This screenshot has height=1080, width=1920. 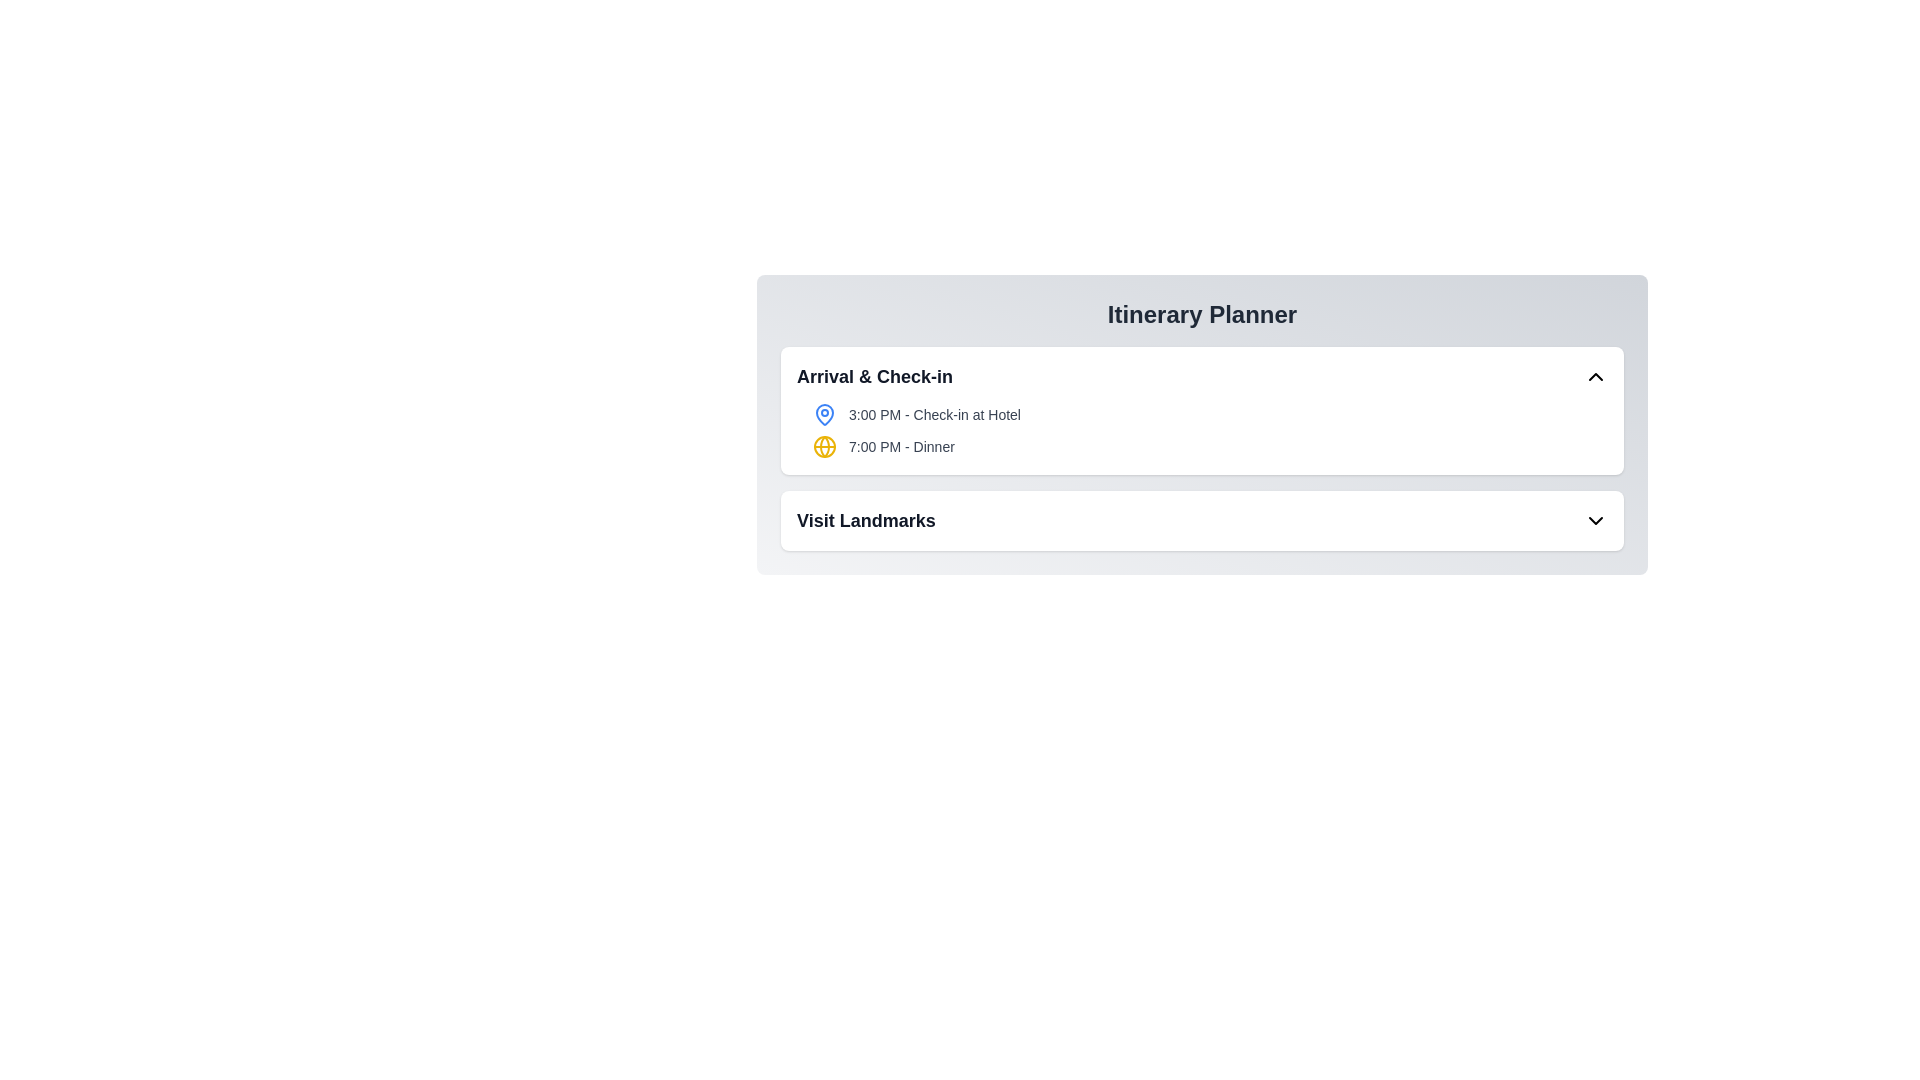 What do you see at coordinates (825, 446) in the screenshot?
I see `the icon next to the itinerary detail Dinner` at bounding box center [825, 446].